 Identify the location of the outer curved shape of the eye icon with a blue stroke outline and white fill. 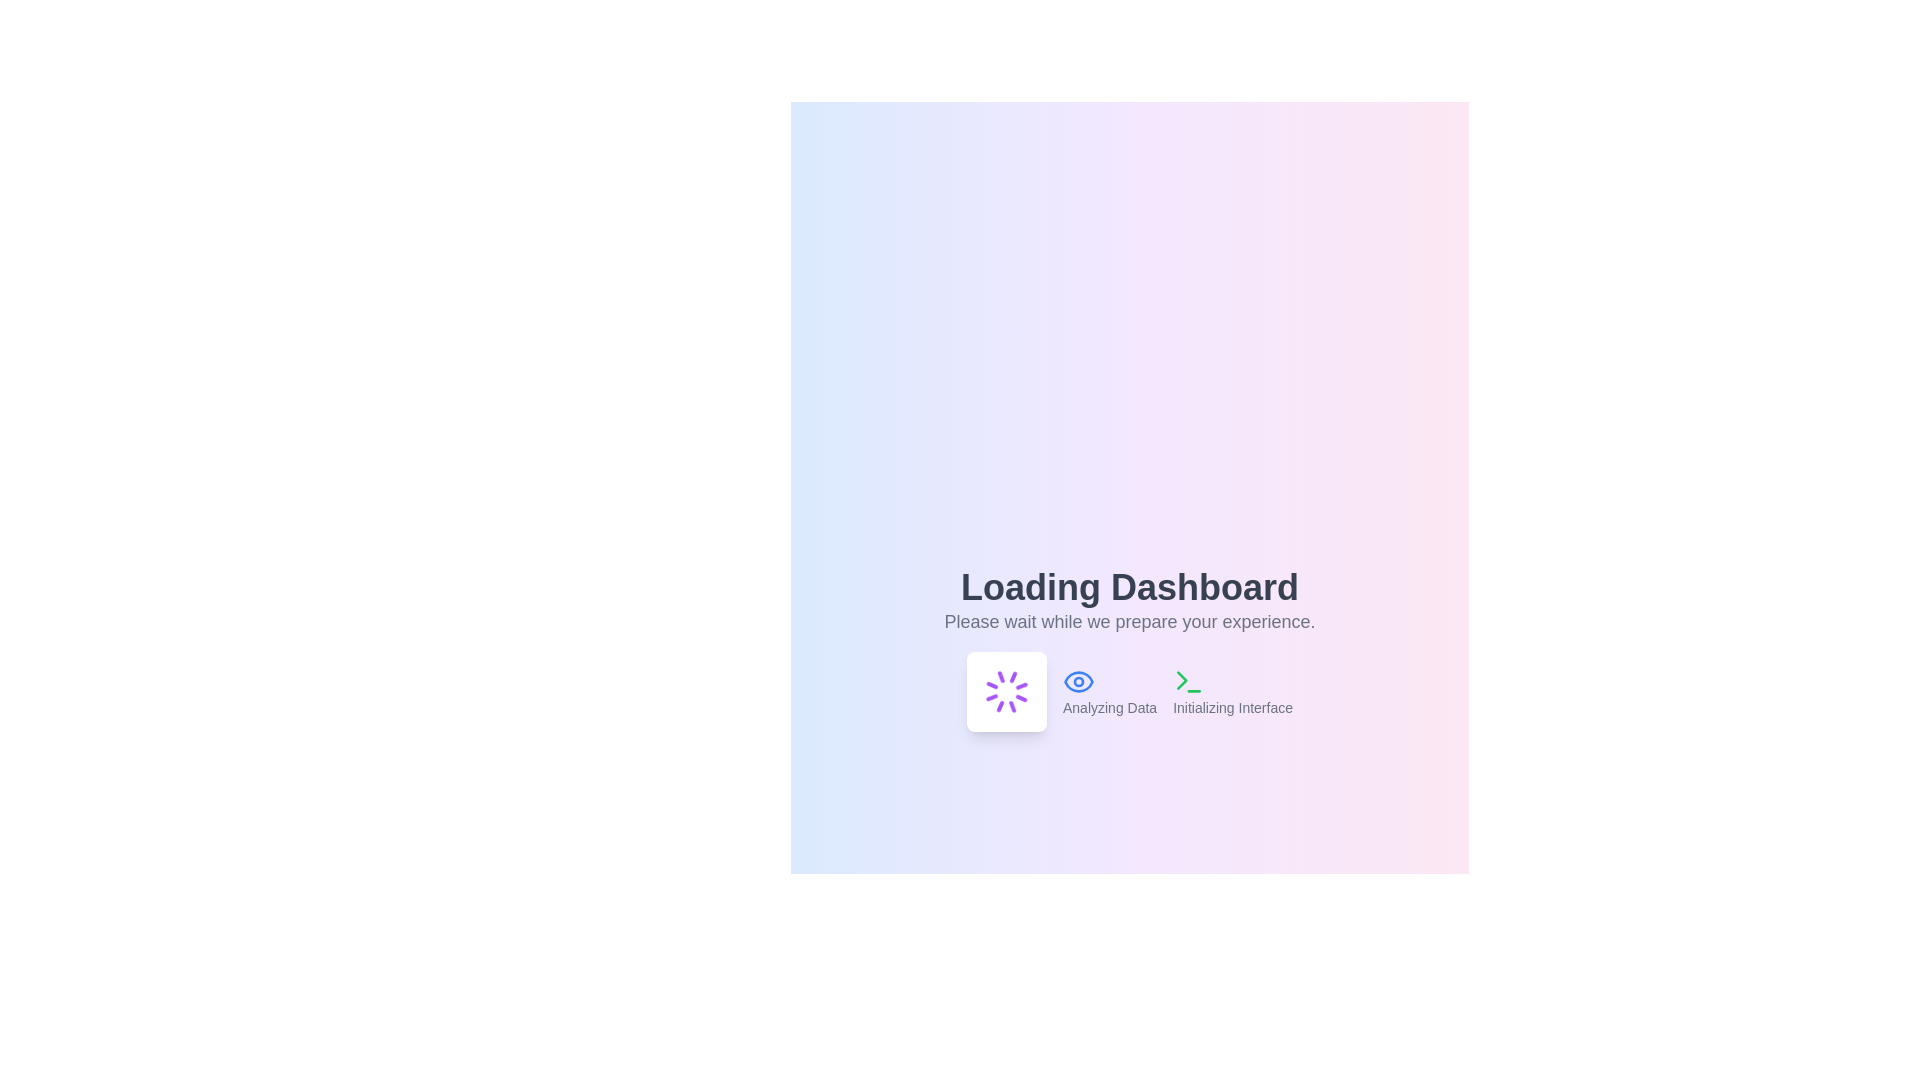
(1078, 681).